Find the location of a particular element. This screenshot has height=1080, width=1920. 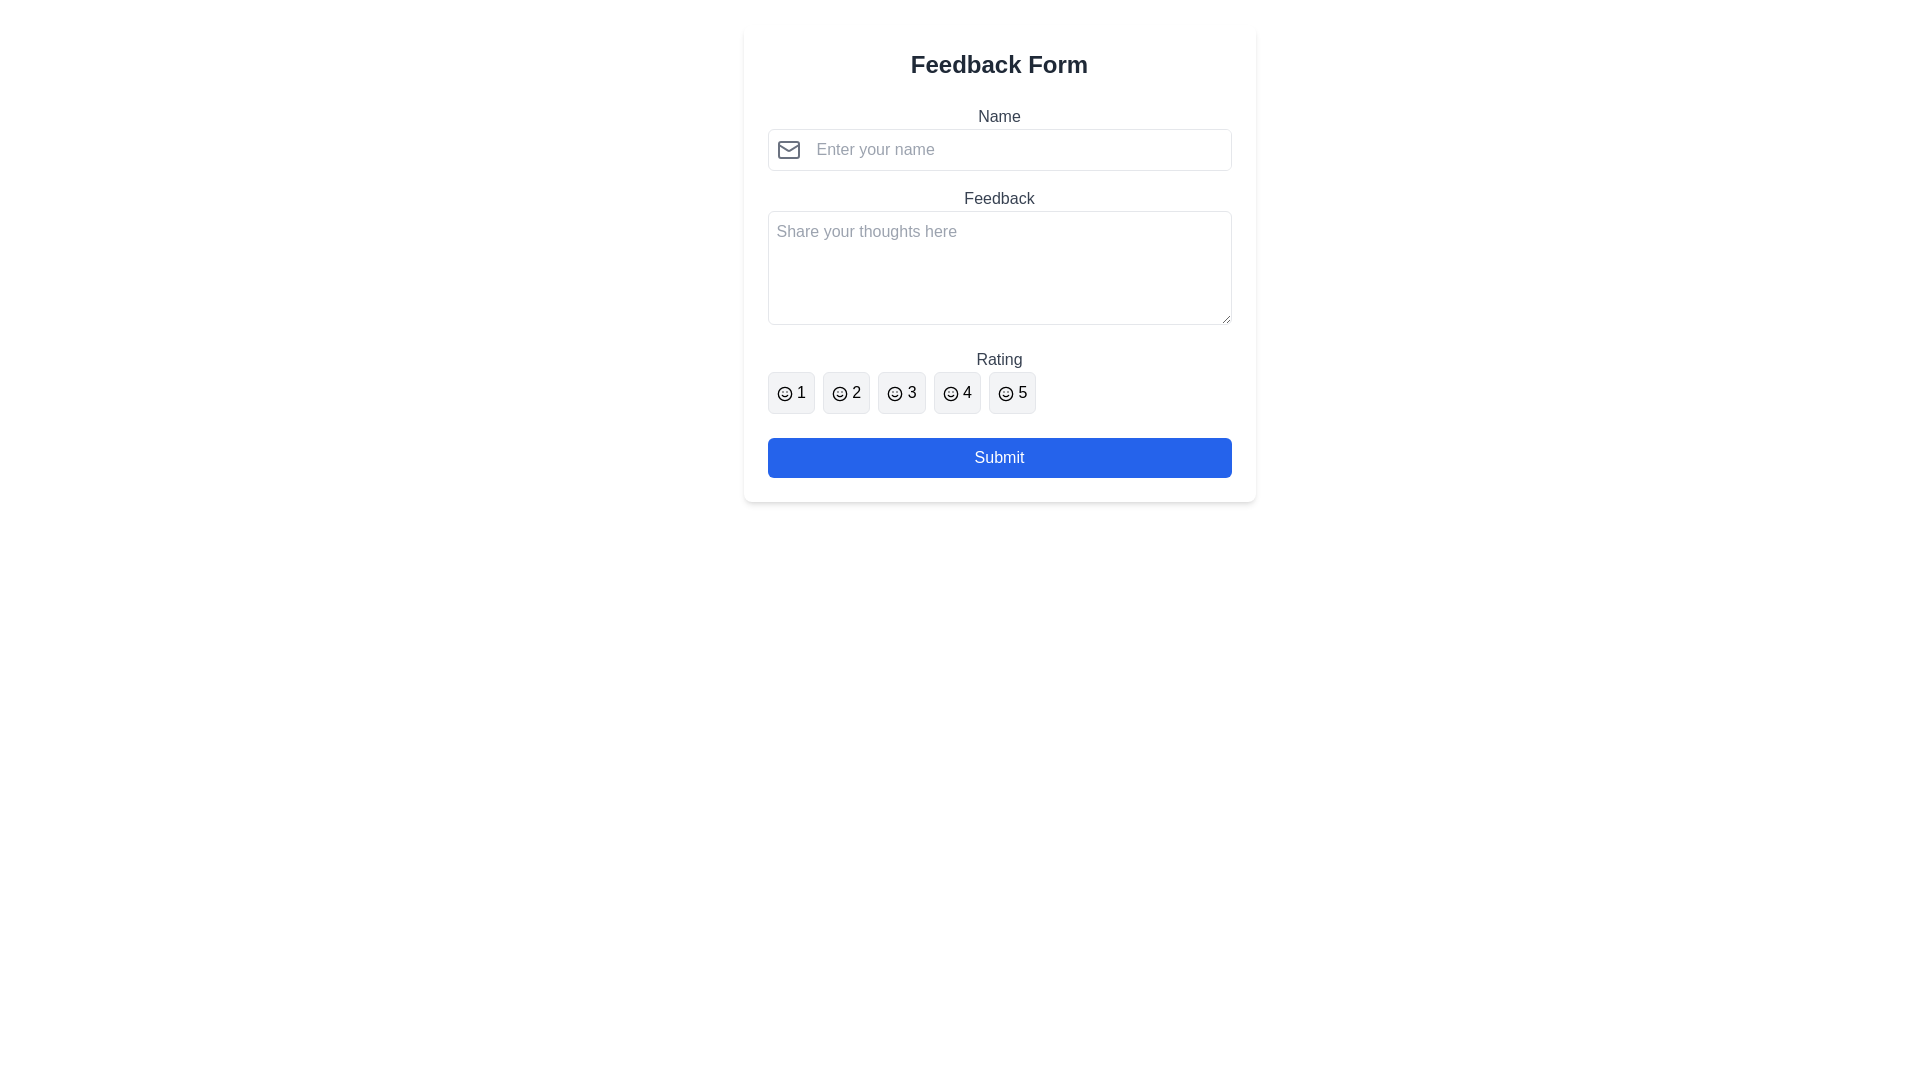

the red circular radio button corresponding to the number '5' with a smiley face emoji, located in a row of rating icons below the 'Rating' text field is located at coordinates (1005, 393).